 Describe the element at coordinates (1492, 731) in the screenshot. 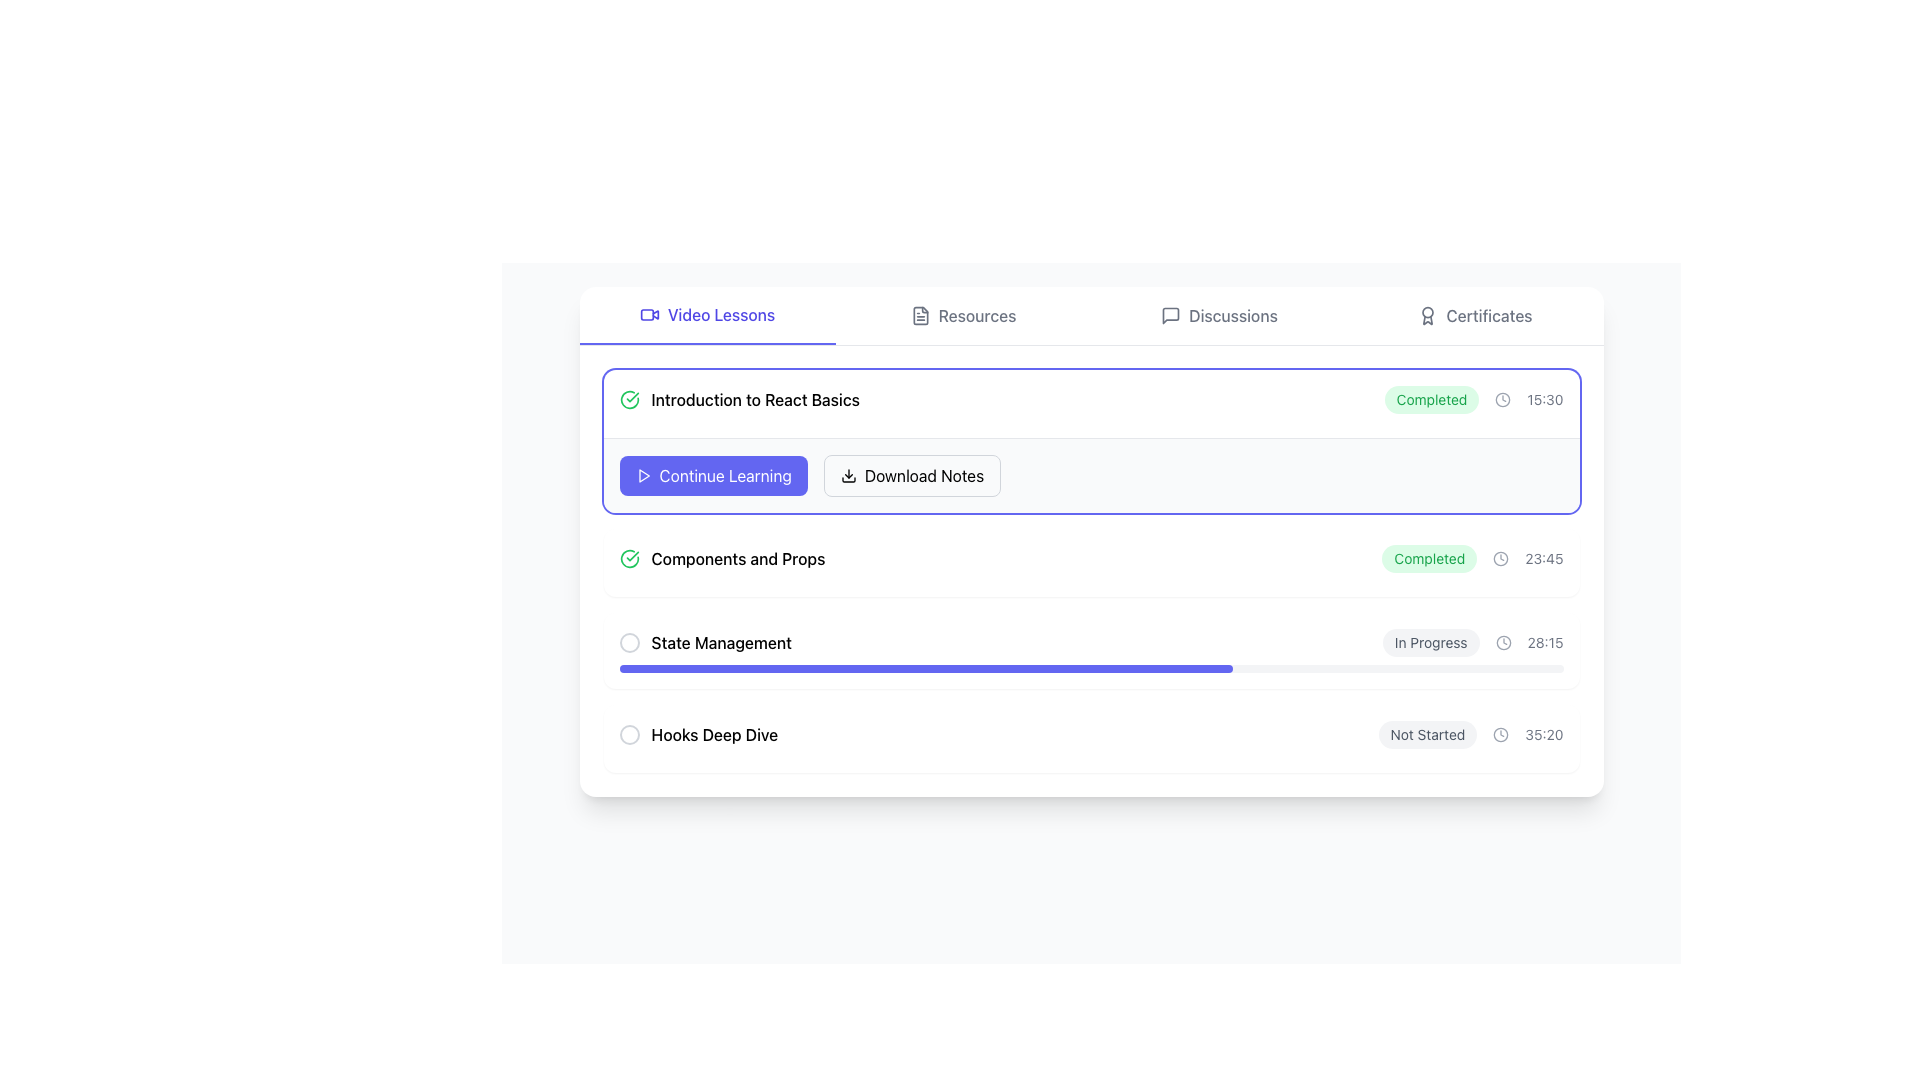

I see `the circular element at a specified angle 172 (in degrees) from the positive x-axis` at that location.